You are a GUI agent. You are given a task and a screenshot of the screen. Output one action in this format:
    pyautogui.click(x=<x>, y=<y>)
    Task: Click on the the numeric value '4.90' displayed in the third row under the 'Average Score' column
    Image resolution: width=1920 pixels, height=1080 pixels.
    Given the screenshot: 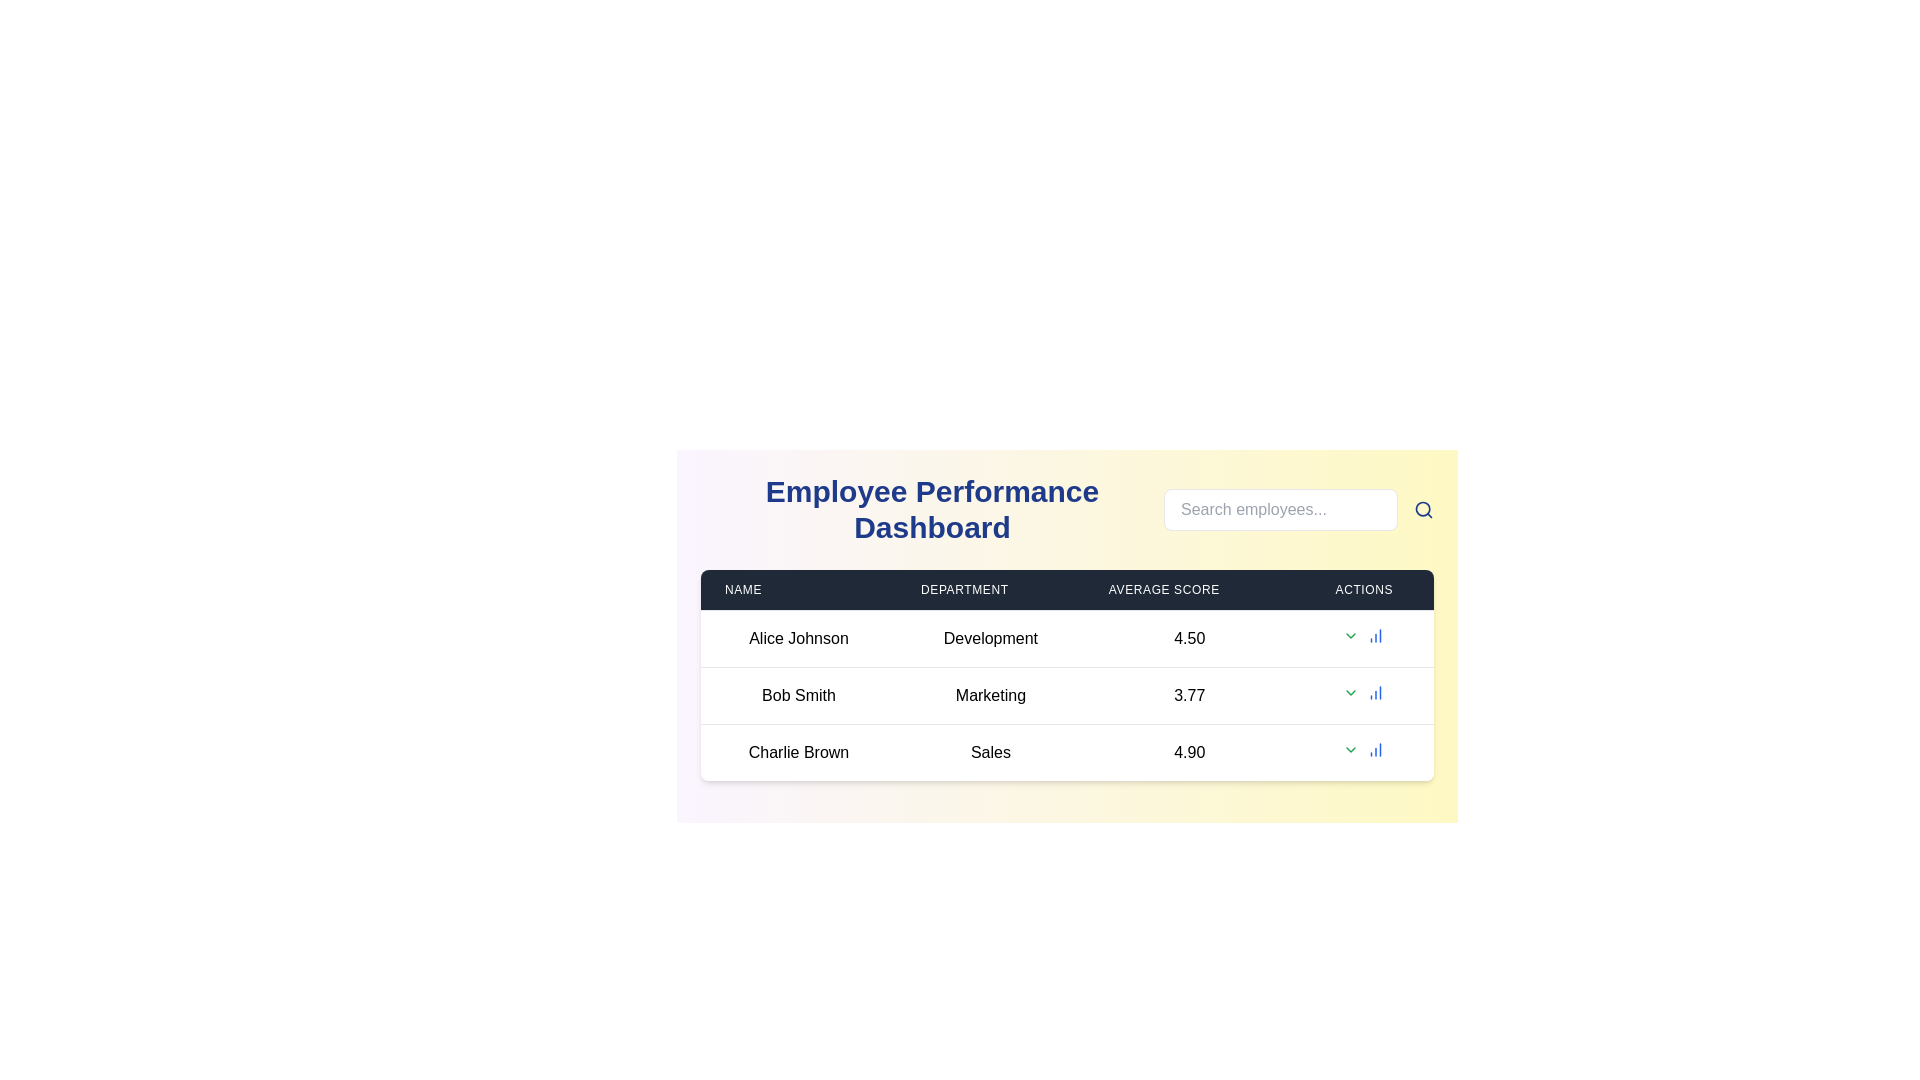 What is the action you would take?
    pyautogui.click(x=1189, y=752)
    